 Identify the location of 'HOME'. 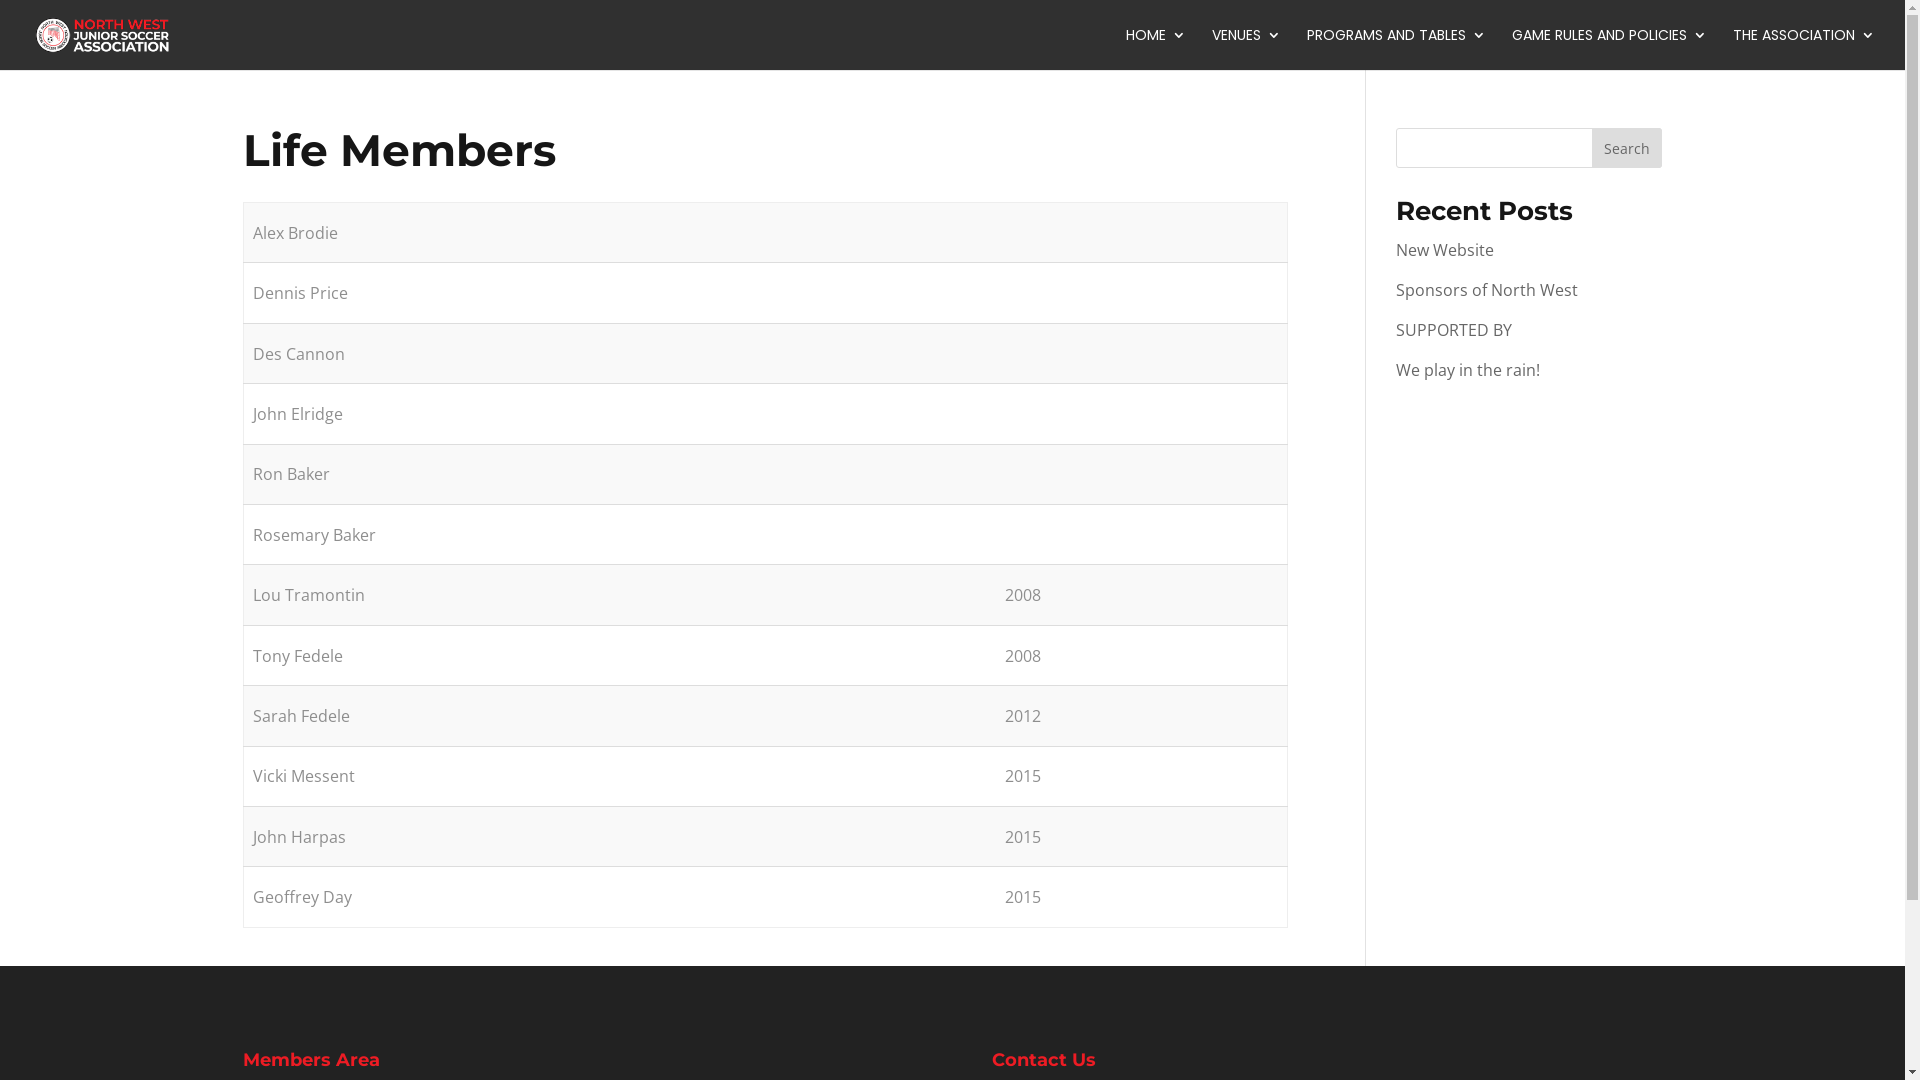
(1156, 48).